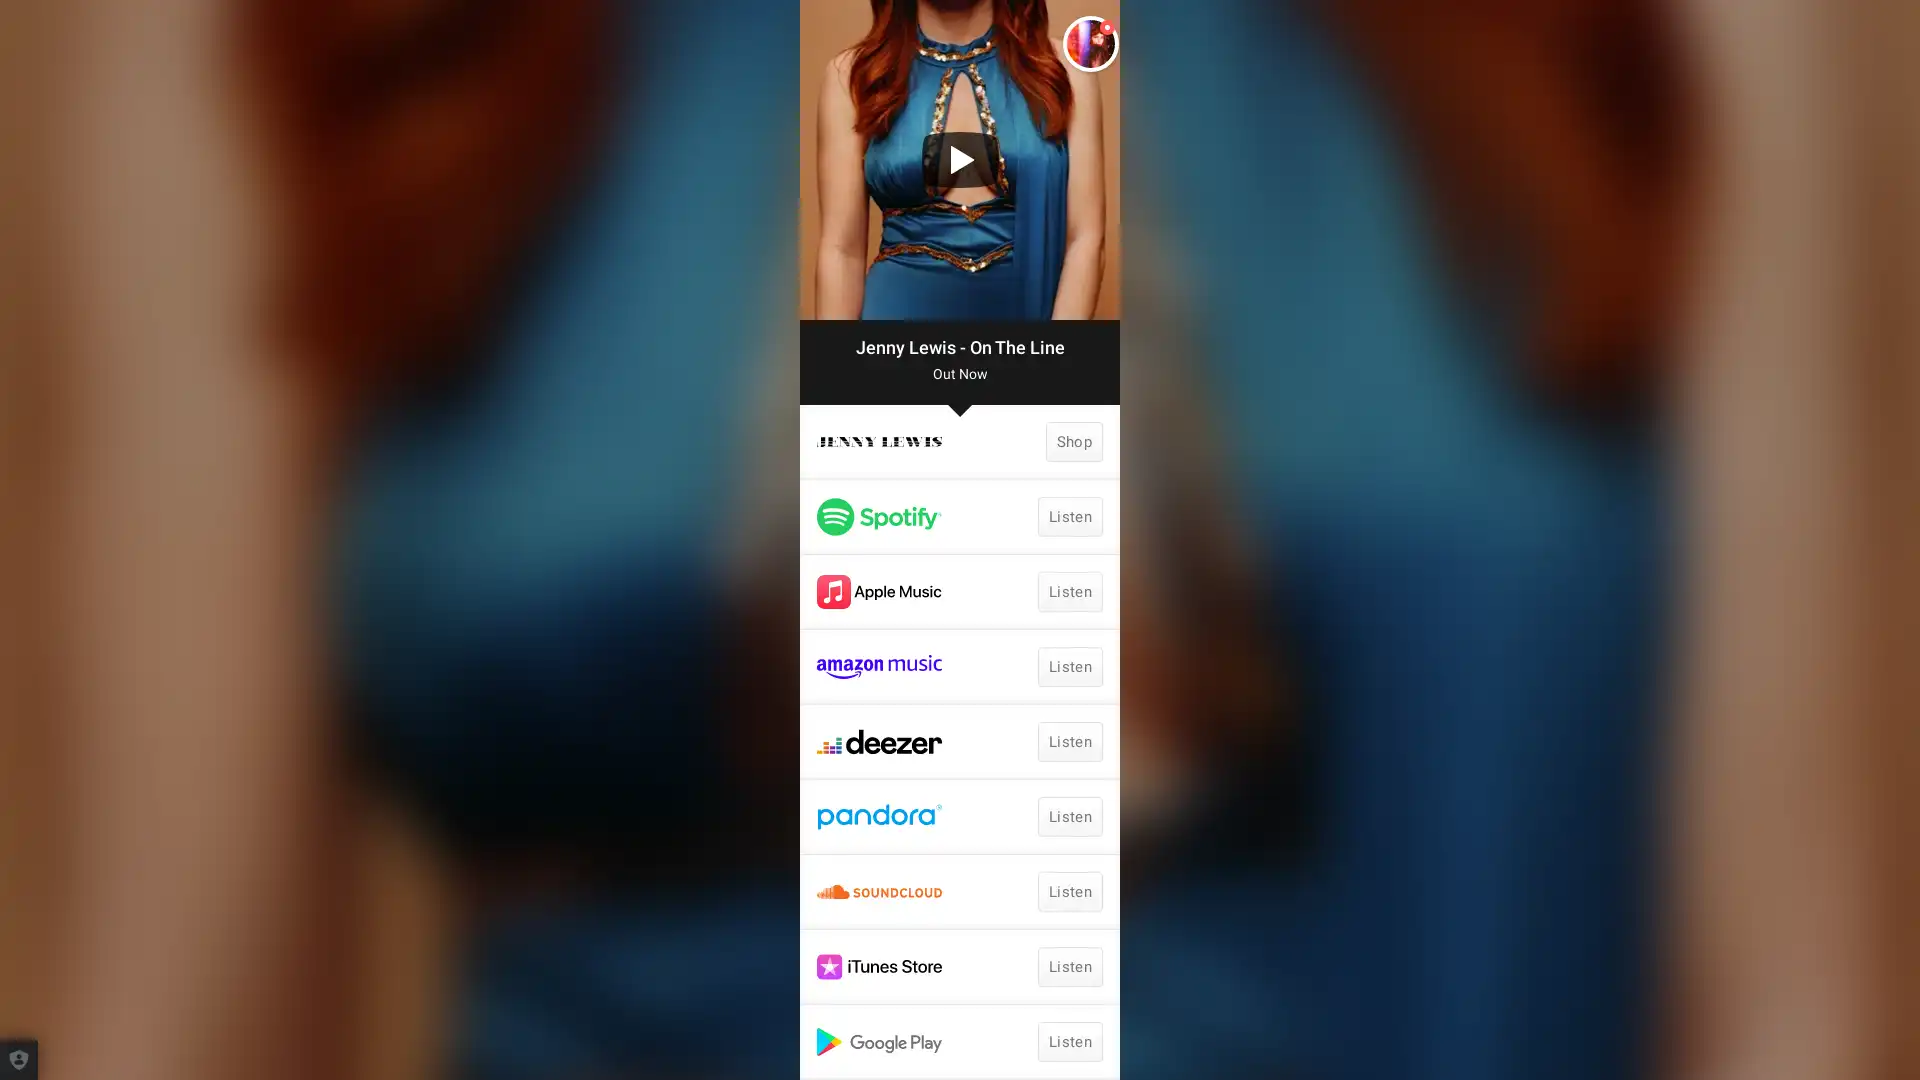 Image resolution: width=1920 pixels, height=1080 pixels. I want to click on Listen, so click(1069, 966).